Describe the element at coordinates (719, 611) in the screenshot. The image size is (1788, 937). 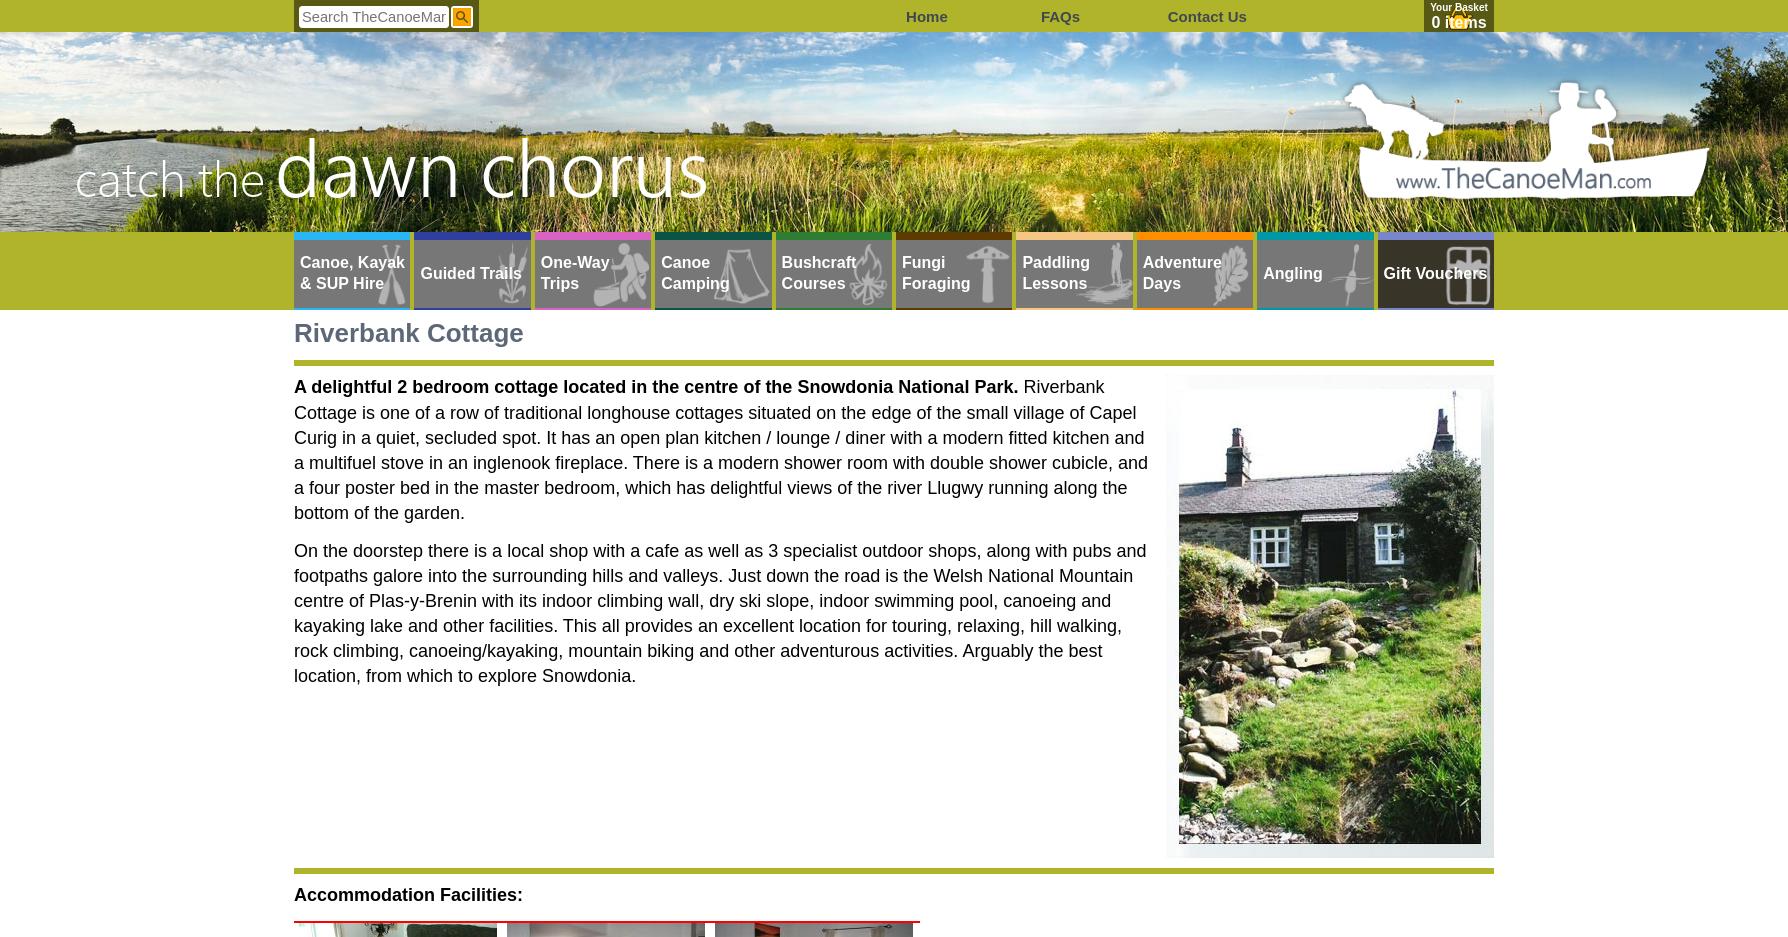
I see `'On the doorstep there is a local shop with a cafe as well as 3 specialist outdoor shops, along with pubs and footpaths galore into the surrounding hills and valleys. Just down the road is the Welsh National Mountain centre of Plas-y-Brenin with its indoor climbing wall, dry ski slope, indoor swimming pool, canoeing and kayaking lake and other facilities. This all provides an excellent location for touring, relaxing, hill walking, rock climbing, canoeing/kayaking, mountain biking and other adventurous activities. Arguably the best location, from which to explore Snowdonia.'` at that location.